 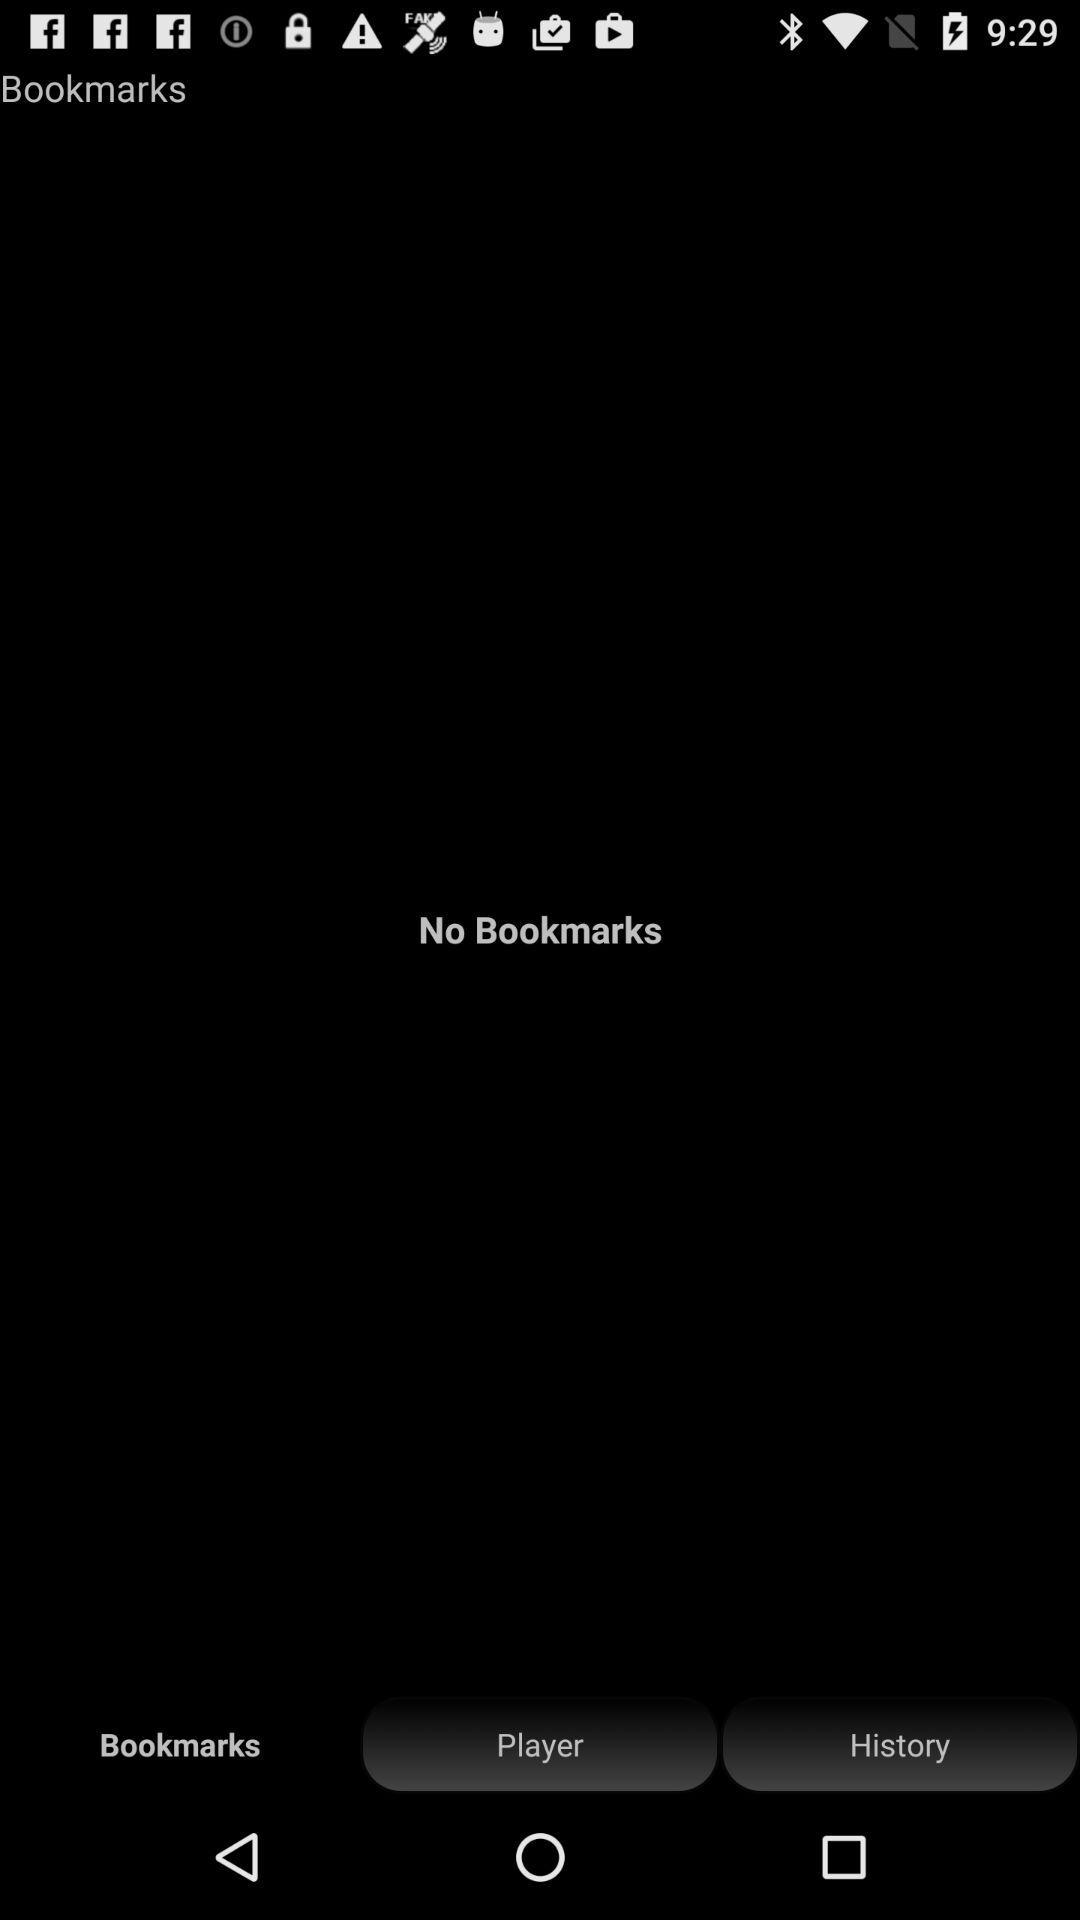 What do you see at coordinates (540, 1744) in the screenshot?
I see `icon below the no bookmarks` at bounding box center [540, 1744].